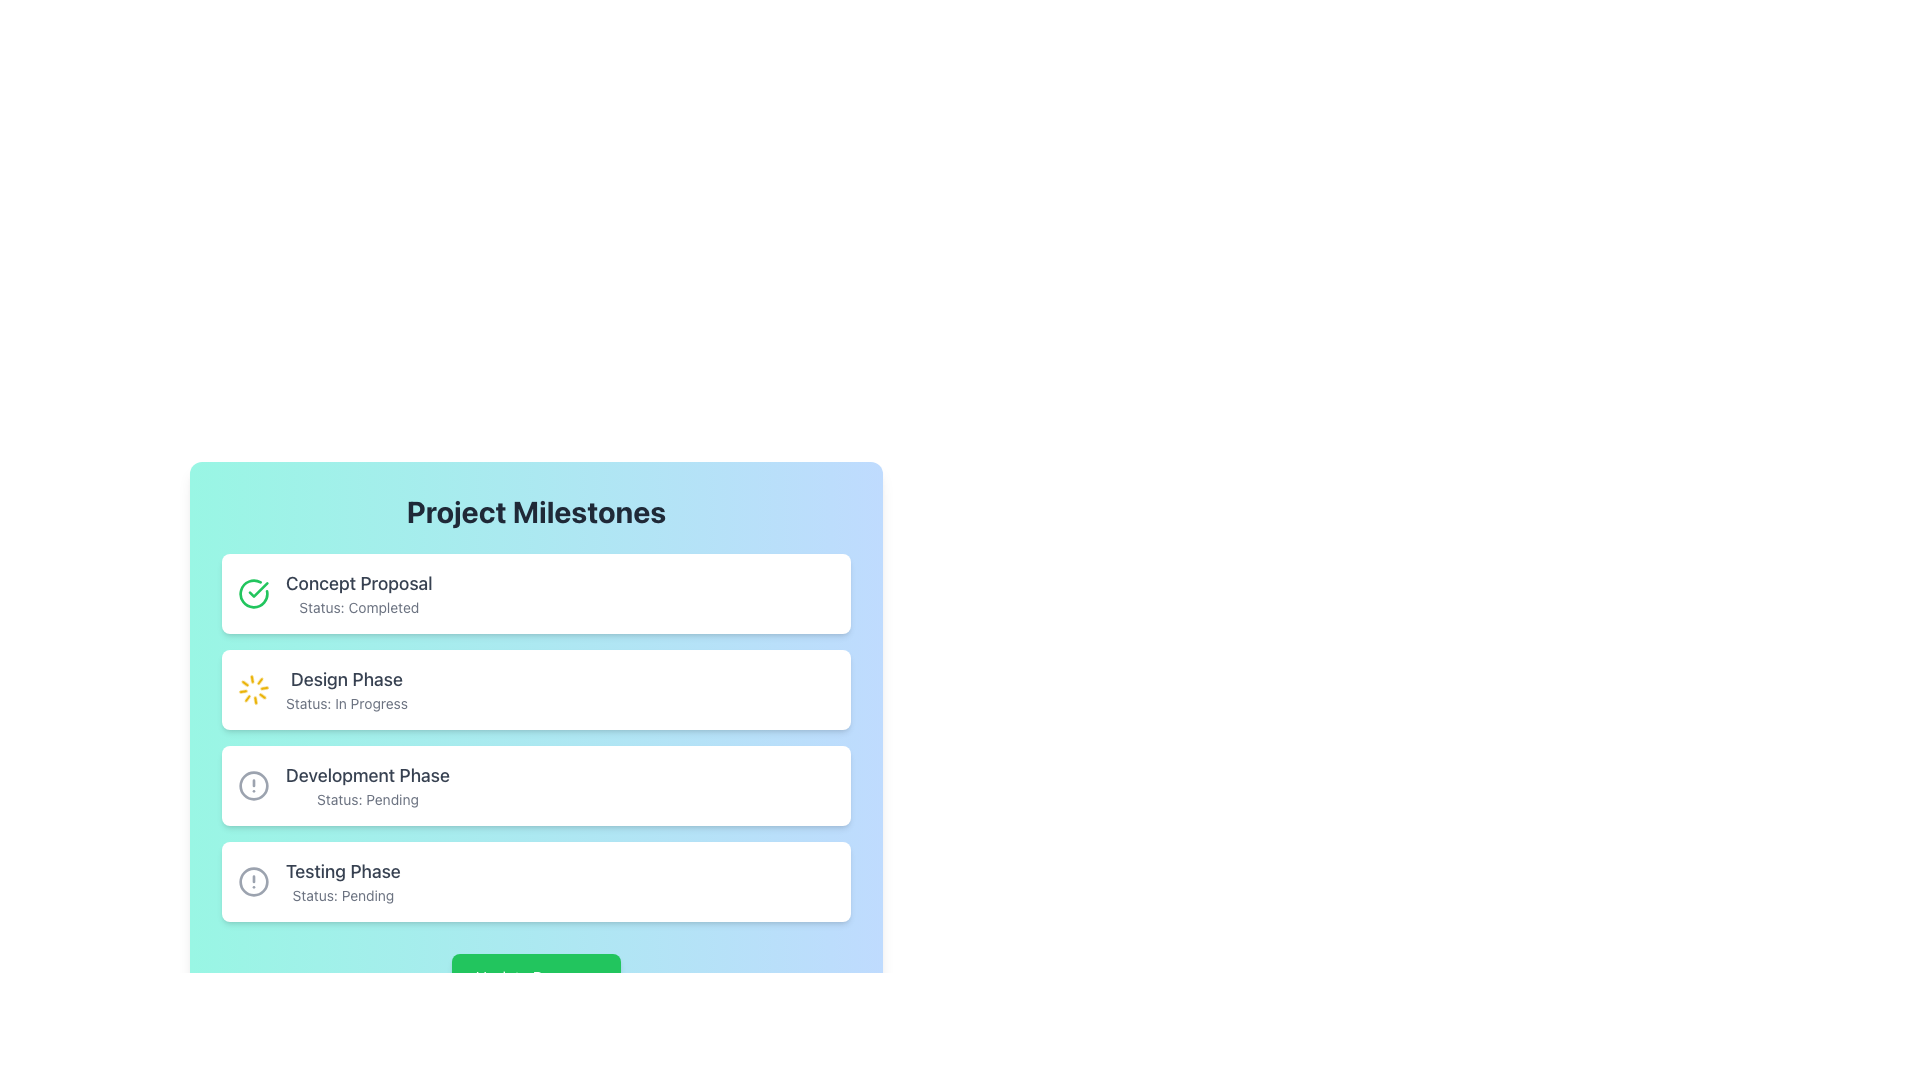 Image resolution: width=1920 pixels, height=1080 pixels. Describe the element at coordinates (536, 737) in the screenshot. I see `the visual indicators for status updates in the project status components, which are grouped vertically and include titles, status messages, and icons indicating project phases` at that location.